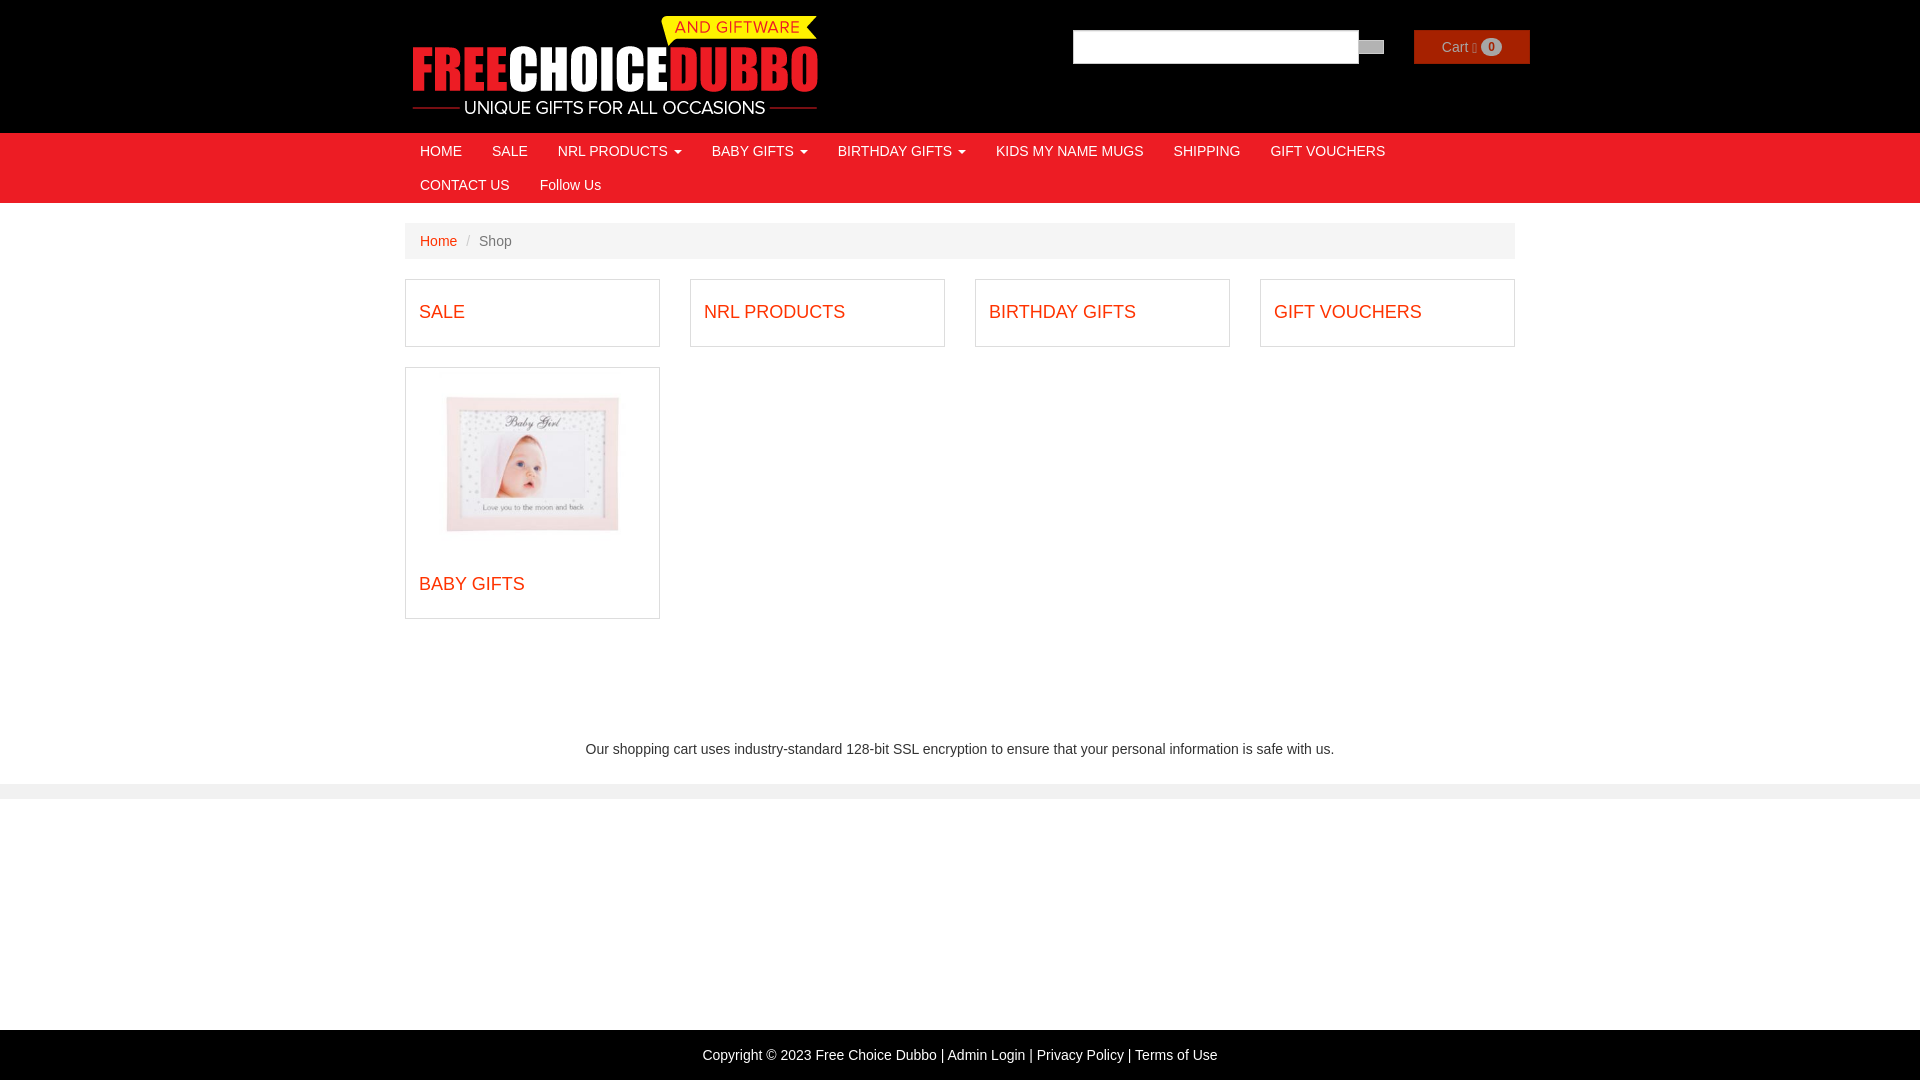 Image resolution: width=1920 pixels, height=1080 pixels. I want to click on 'SALE', so click(440, 312).